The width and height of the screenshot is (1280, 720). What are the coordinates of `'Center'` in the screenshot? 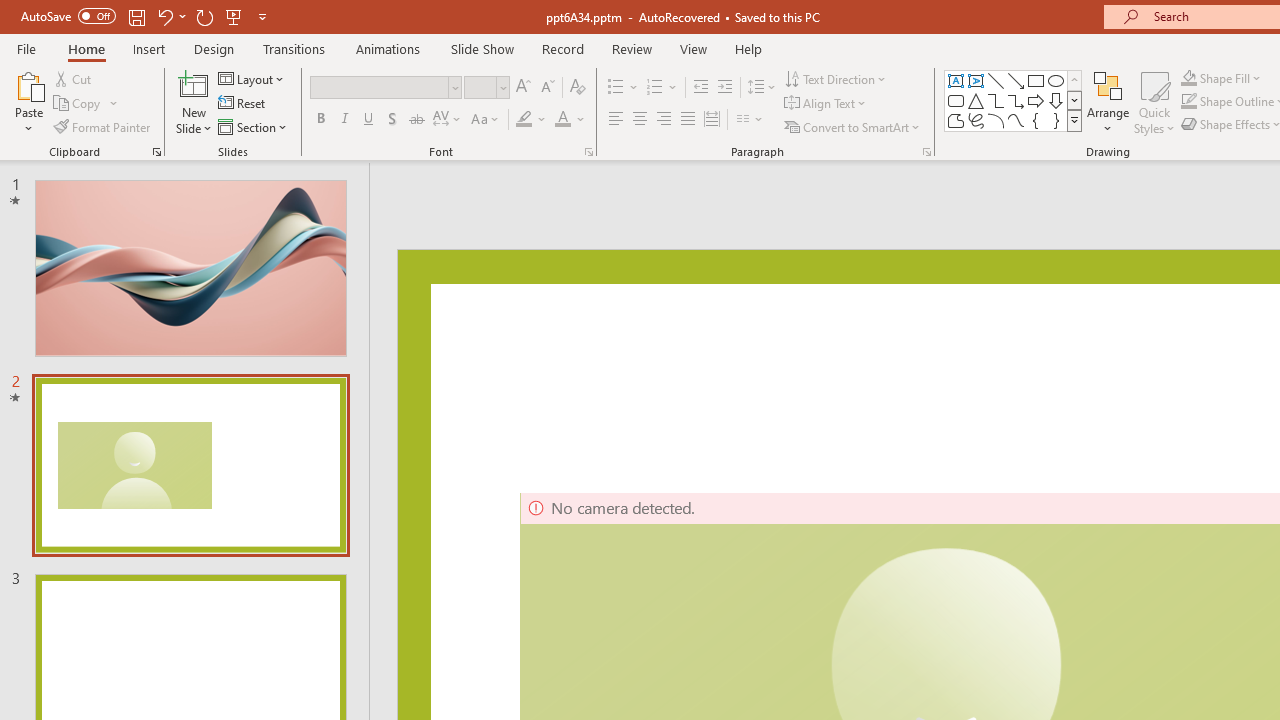 It's located at (640, 119).